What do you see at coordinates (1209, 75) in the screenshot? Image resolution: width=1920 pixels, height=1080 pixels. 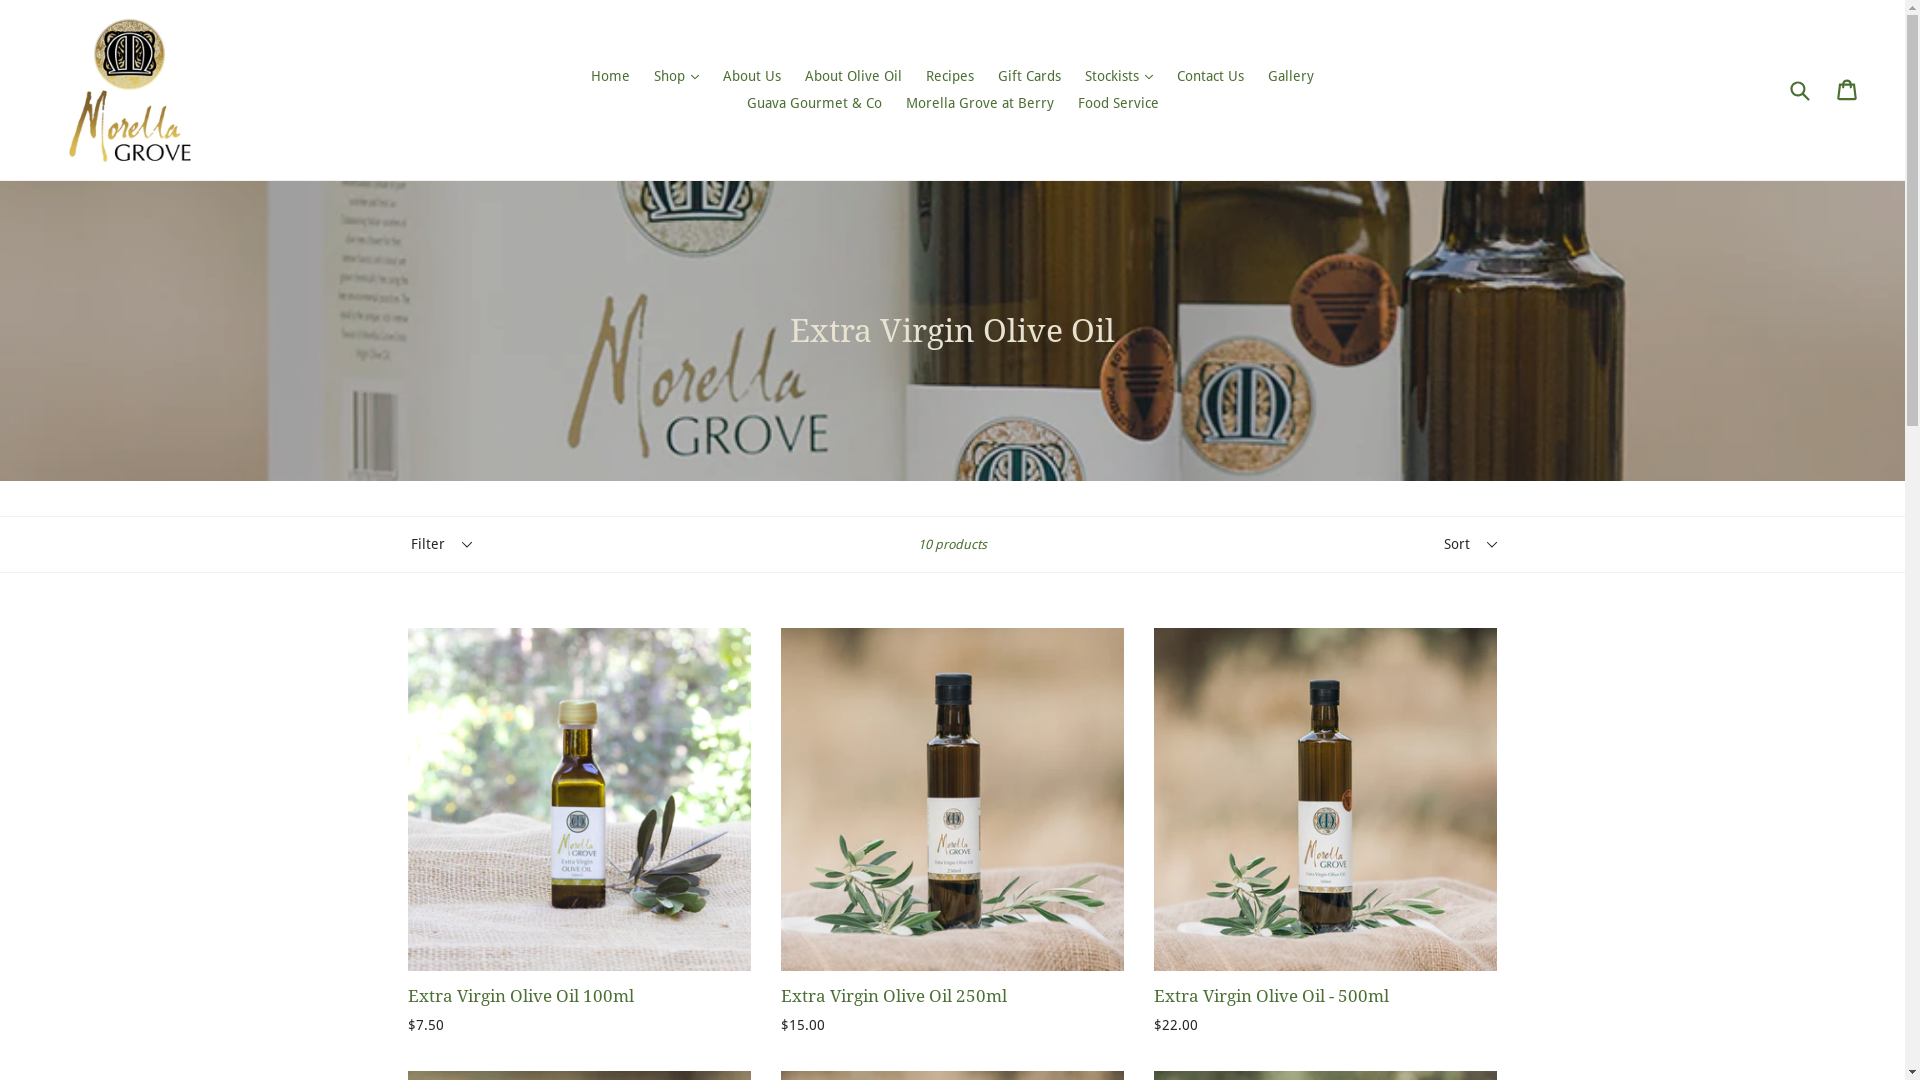 I see `'Contact Us'` at bounding box center [1209, 75].